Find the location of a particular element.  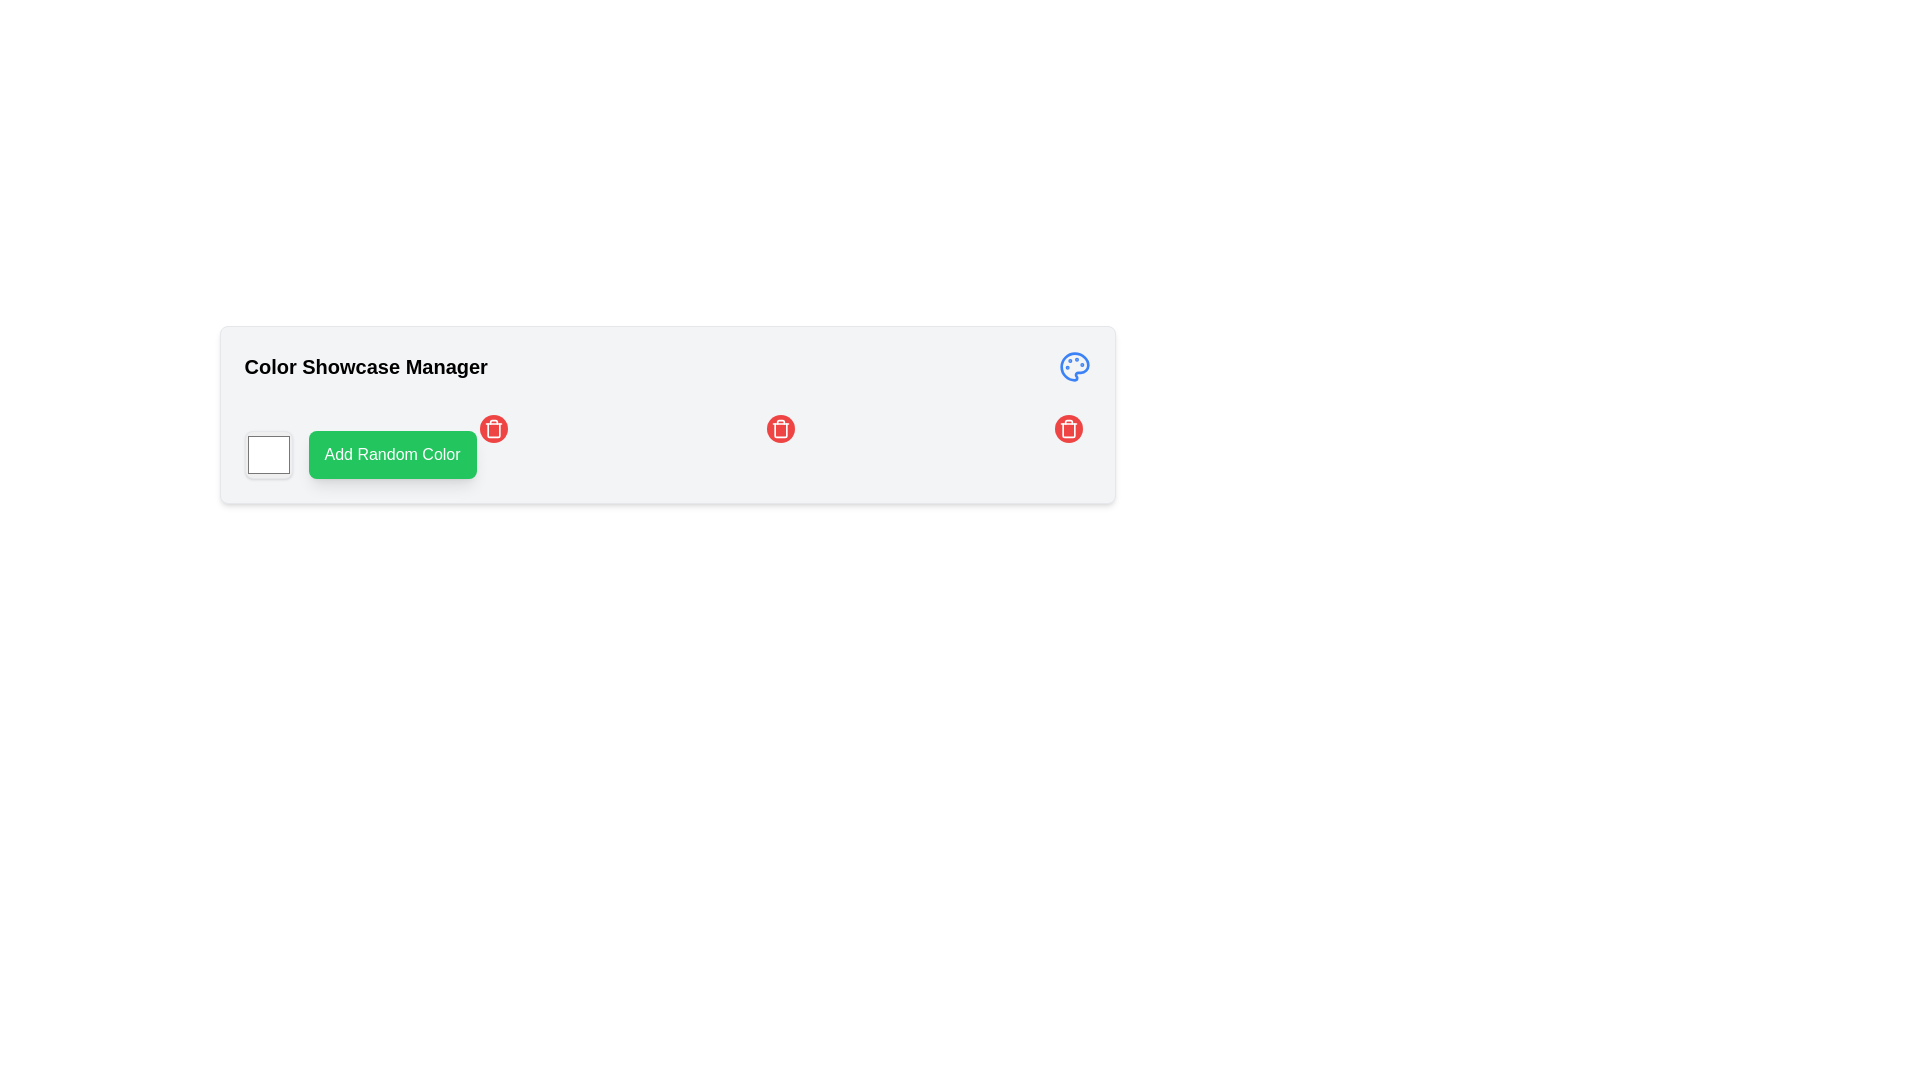

the rounded red button with a trash can icon is located at coordinates (493, 427).